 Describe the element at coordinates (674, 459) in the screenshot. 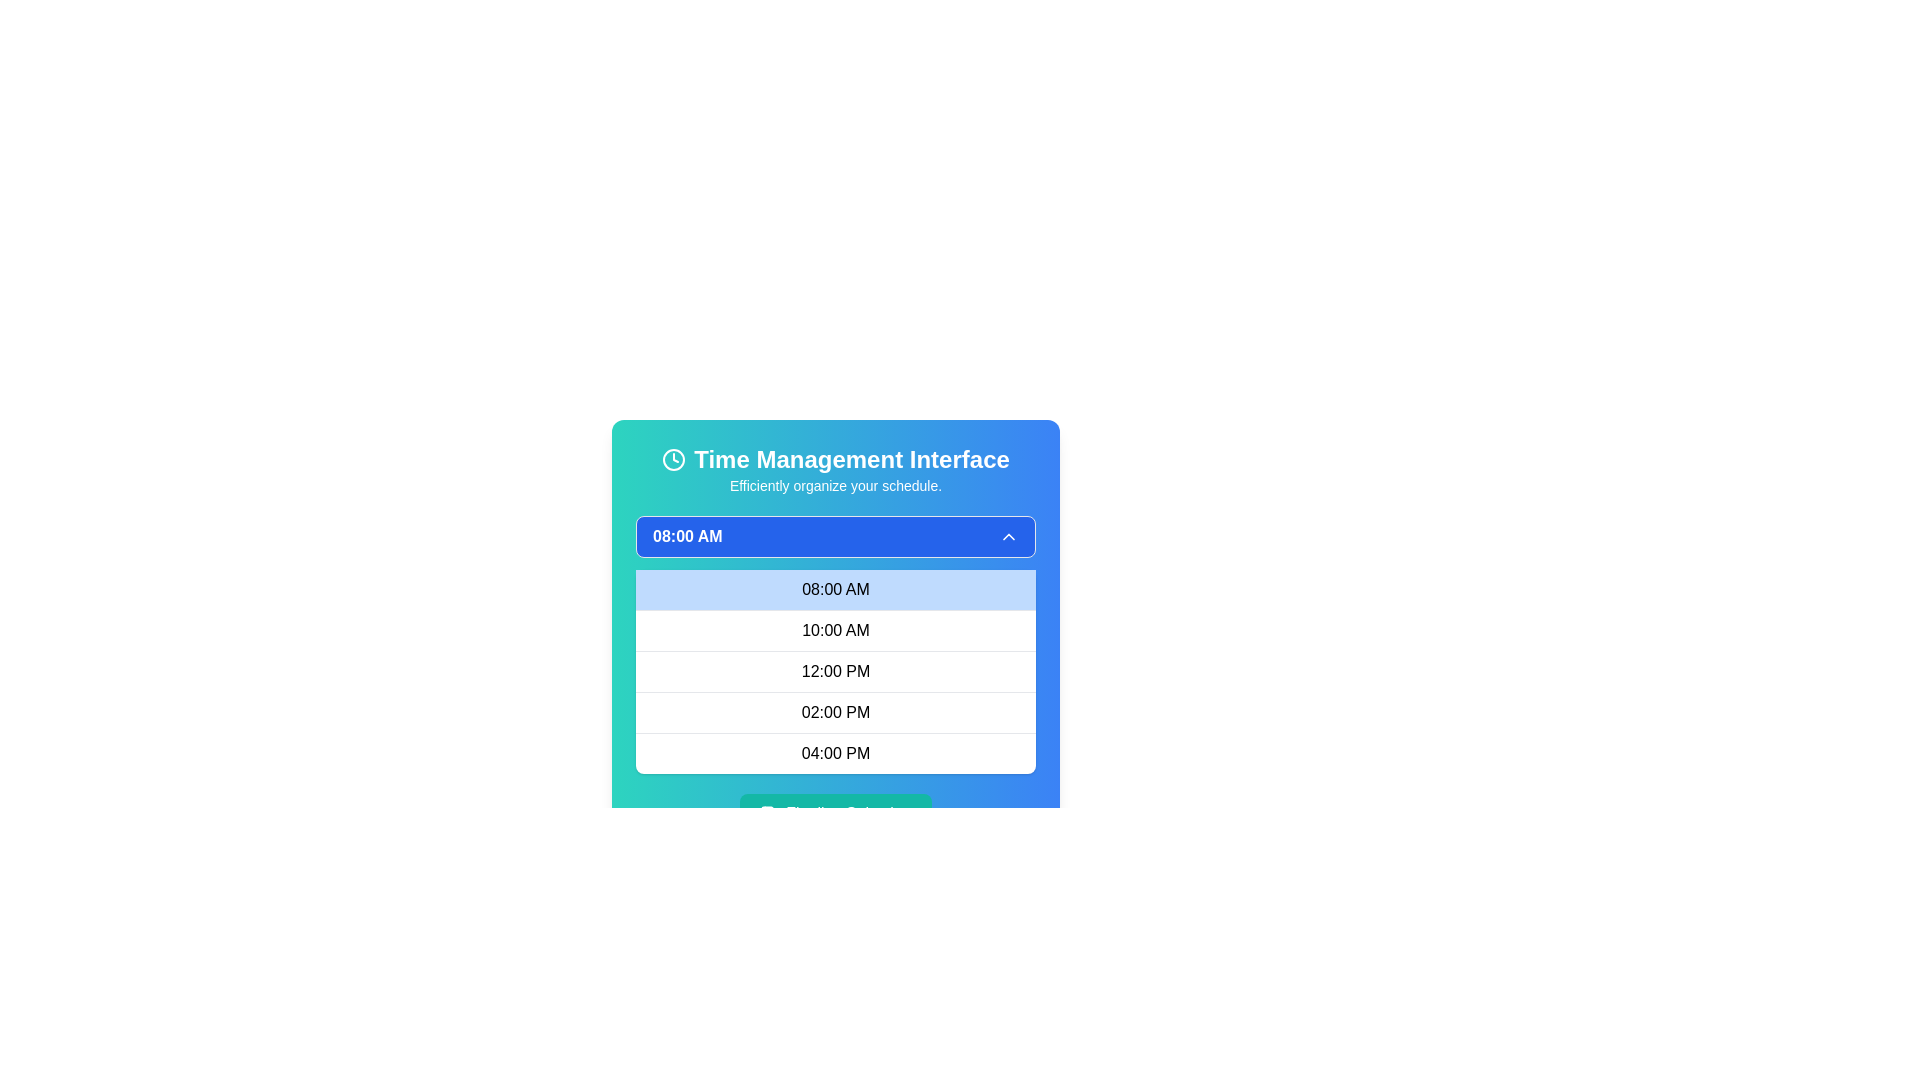

I see `the circular graphical element of the clock icon located at the top-left corner of the interface, adjacent to the 'Time Management Interface' title` at that location.